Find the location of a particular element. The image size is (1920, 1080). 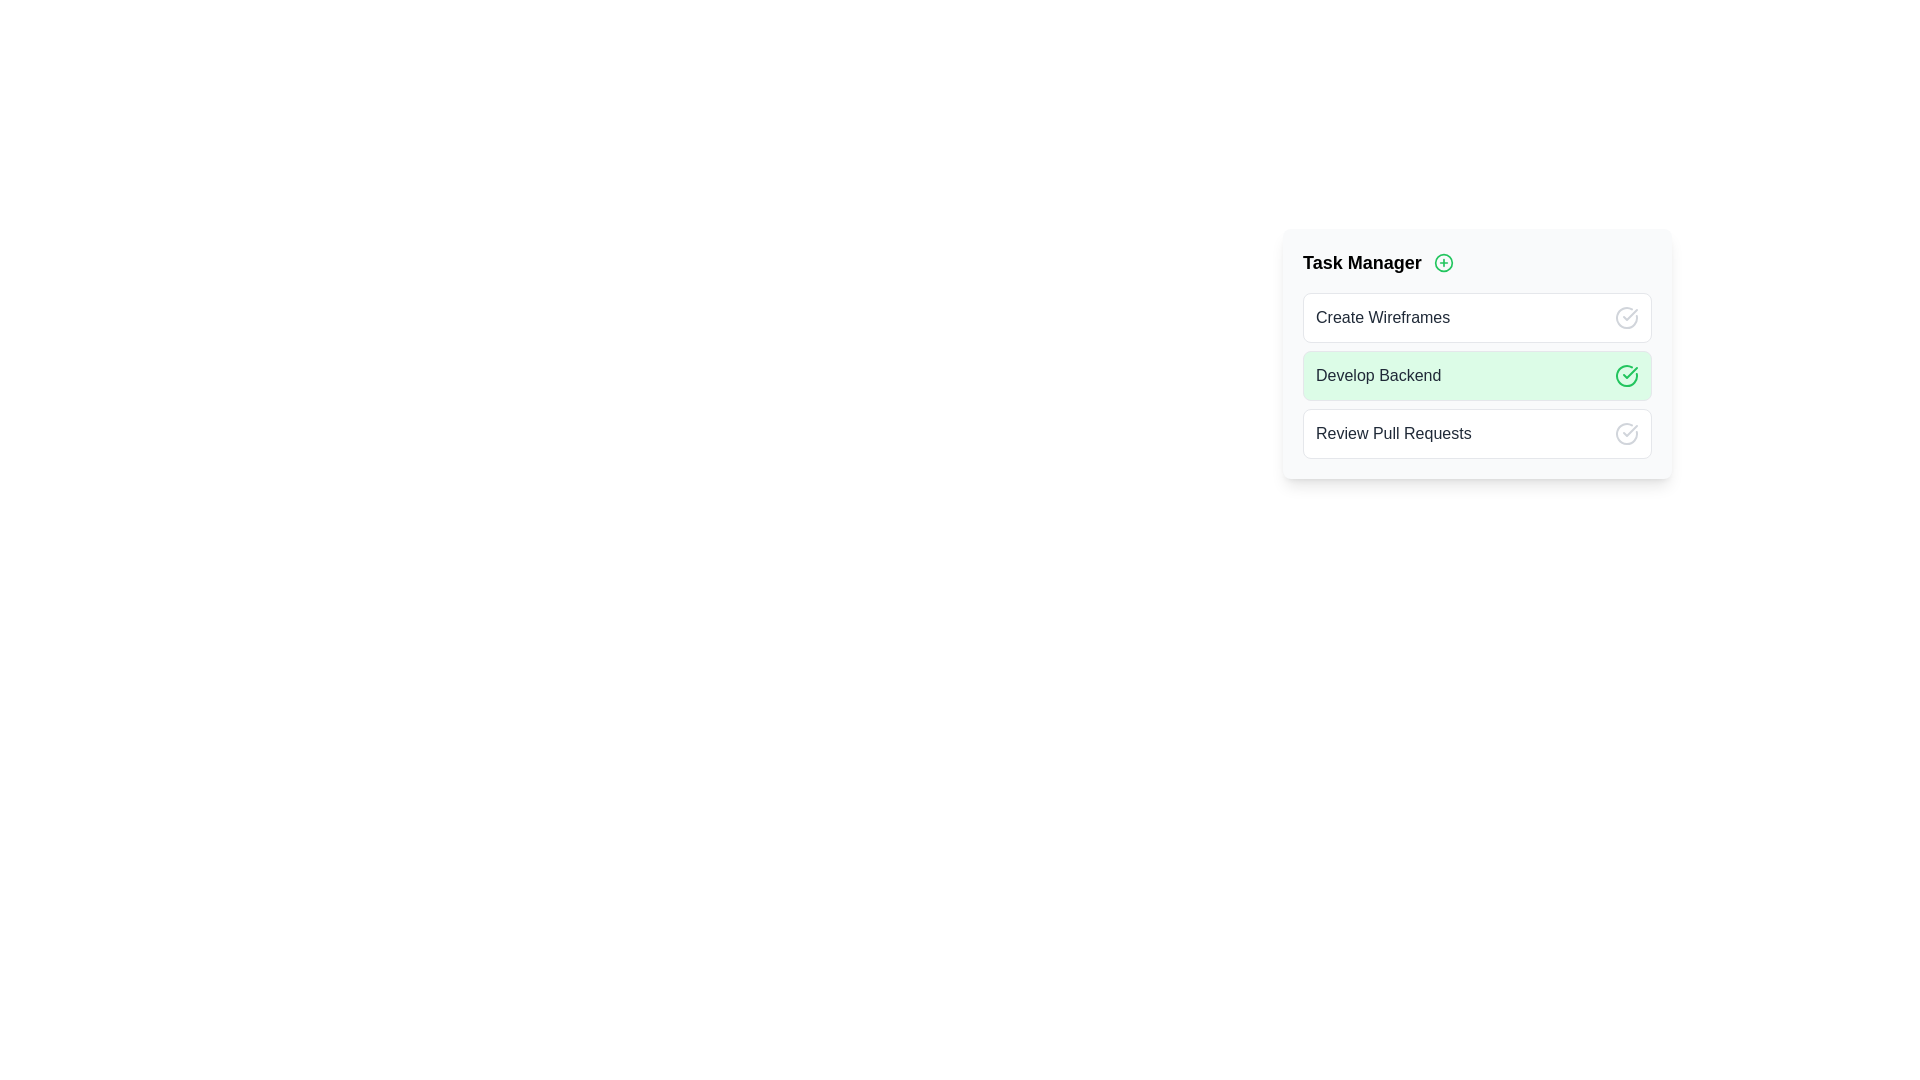

the text label reading 'Review Pull Requests' which is styled with a medium-weight font and gray color, positioned in the to-do list as the leftmost element in the third position is located at coordinates (1392, 433).